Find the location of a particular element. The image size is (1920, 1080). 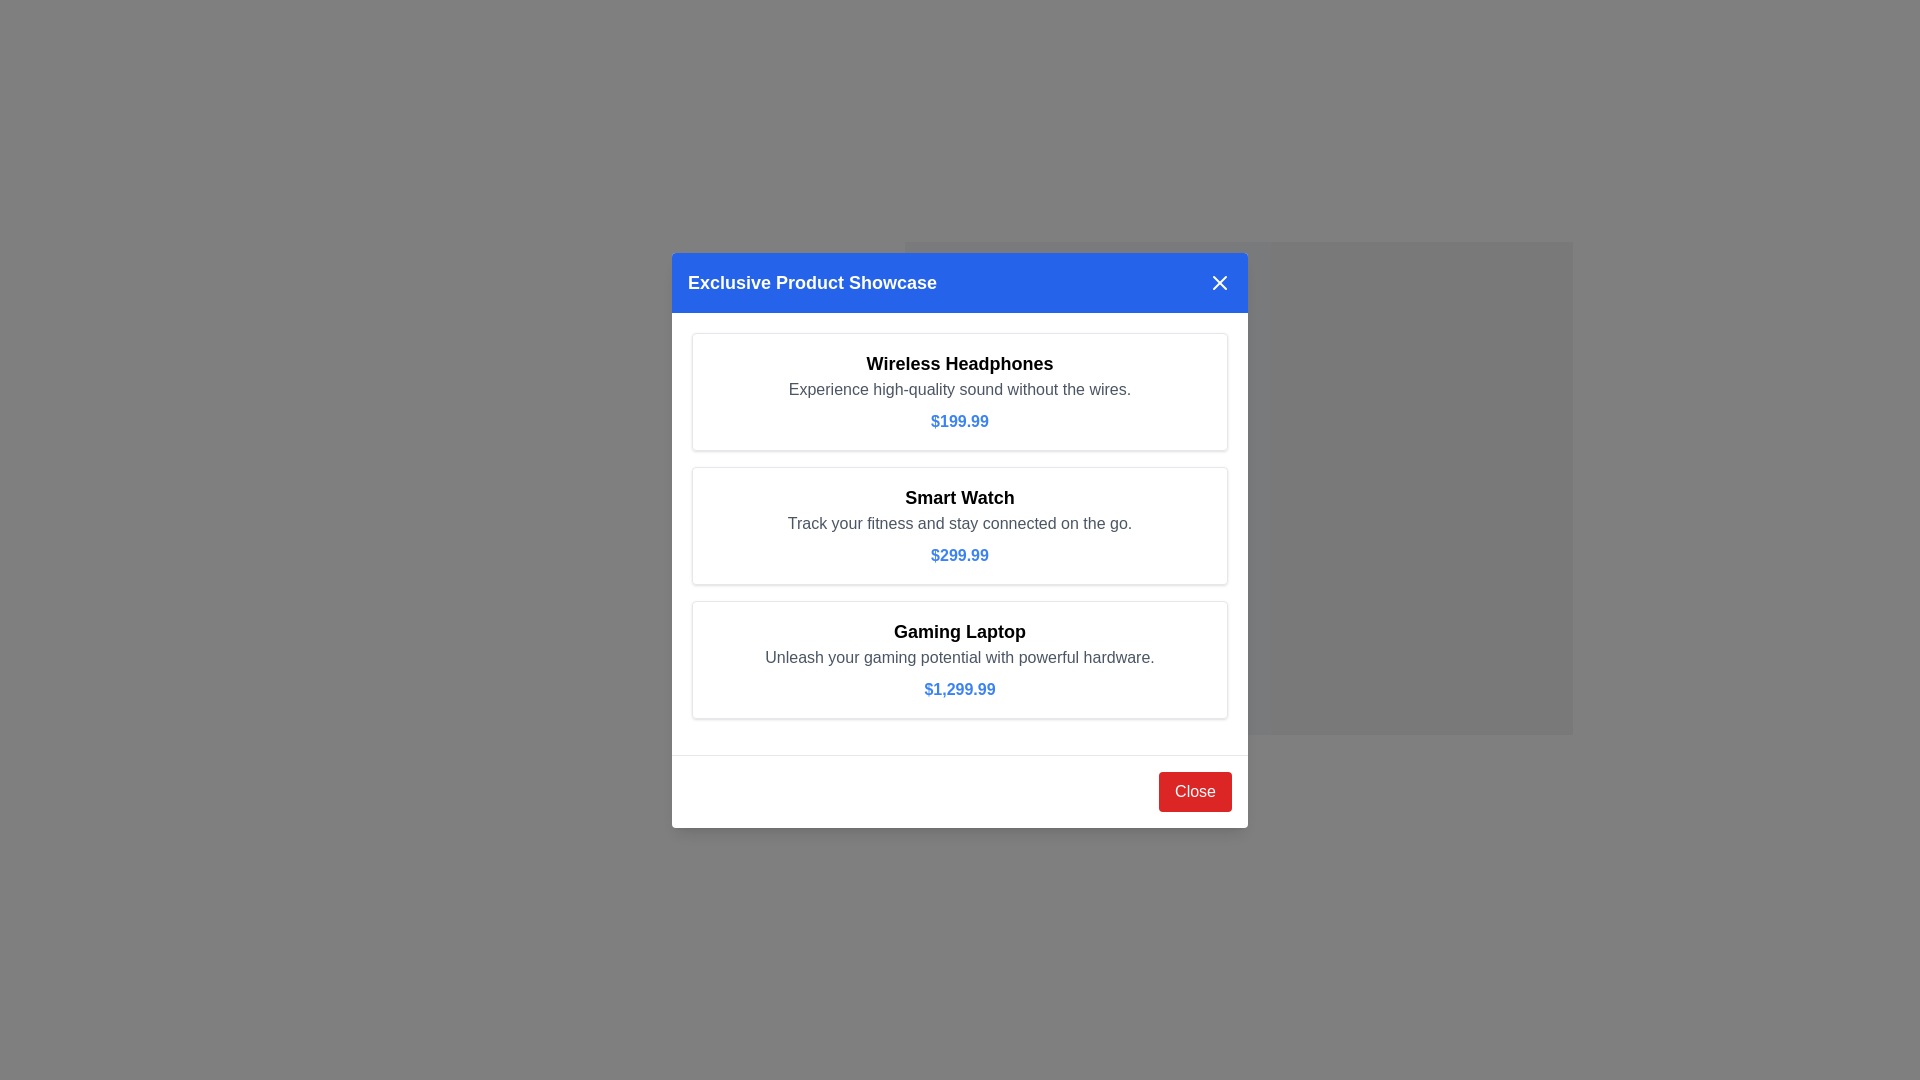

the product title text label located at the top of the product card, which serves to identify the product by name is located at coordinates (960, 363).